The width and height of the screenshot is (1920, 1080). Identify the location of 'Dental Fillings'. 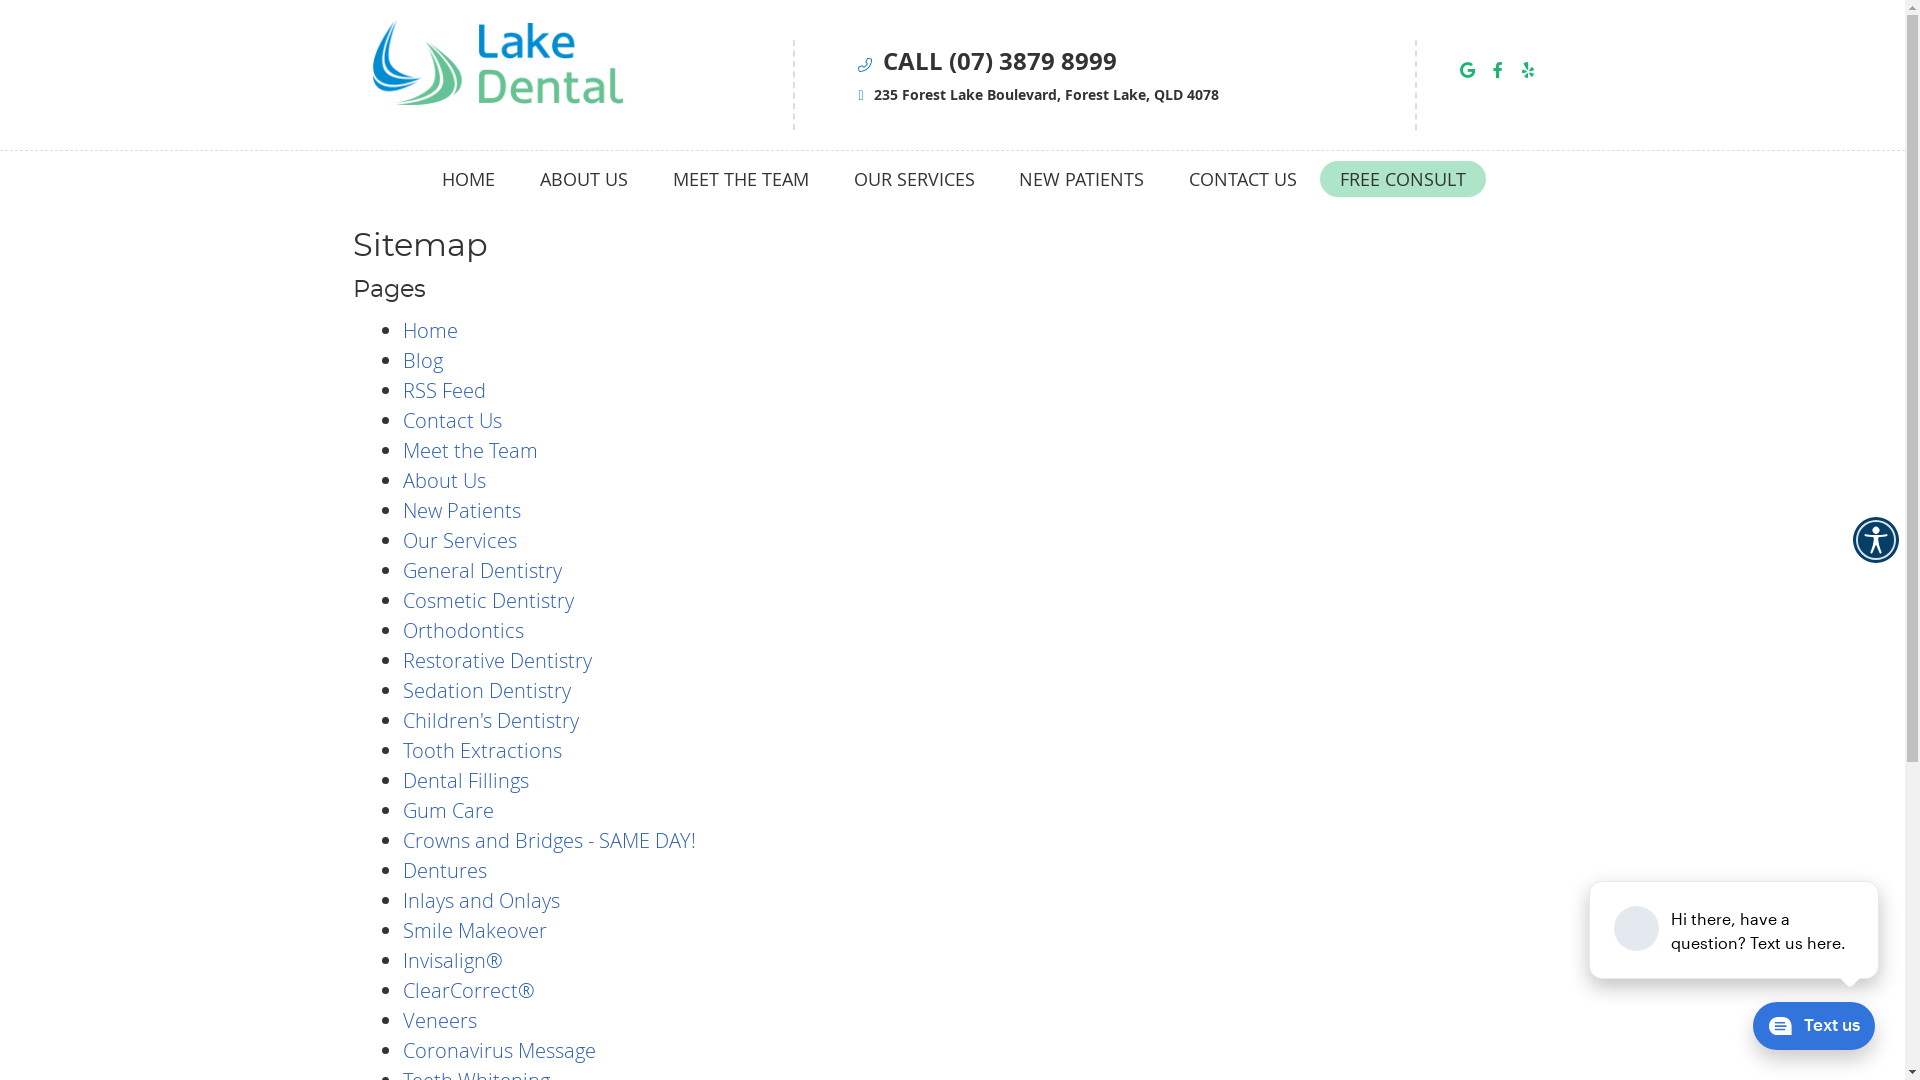
(401, 779).